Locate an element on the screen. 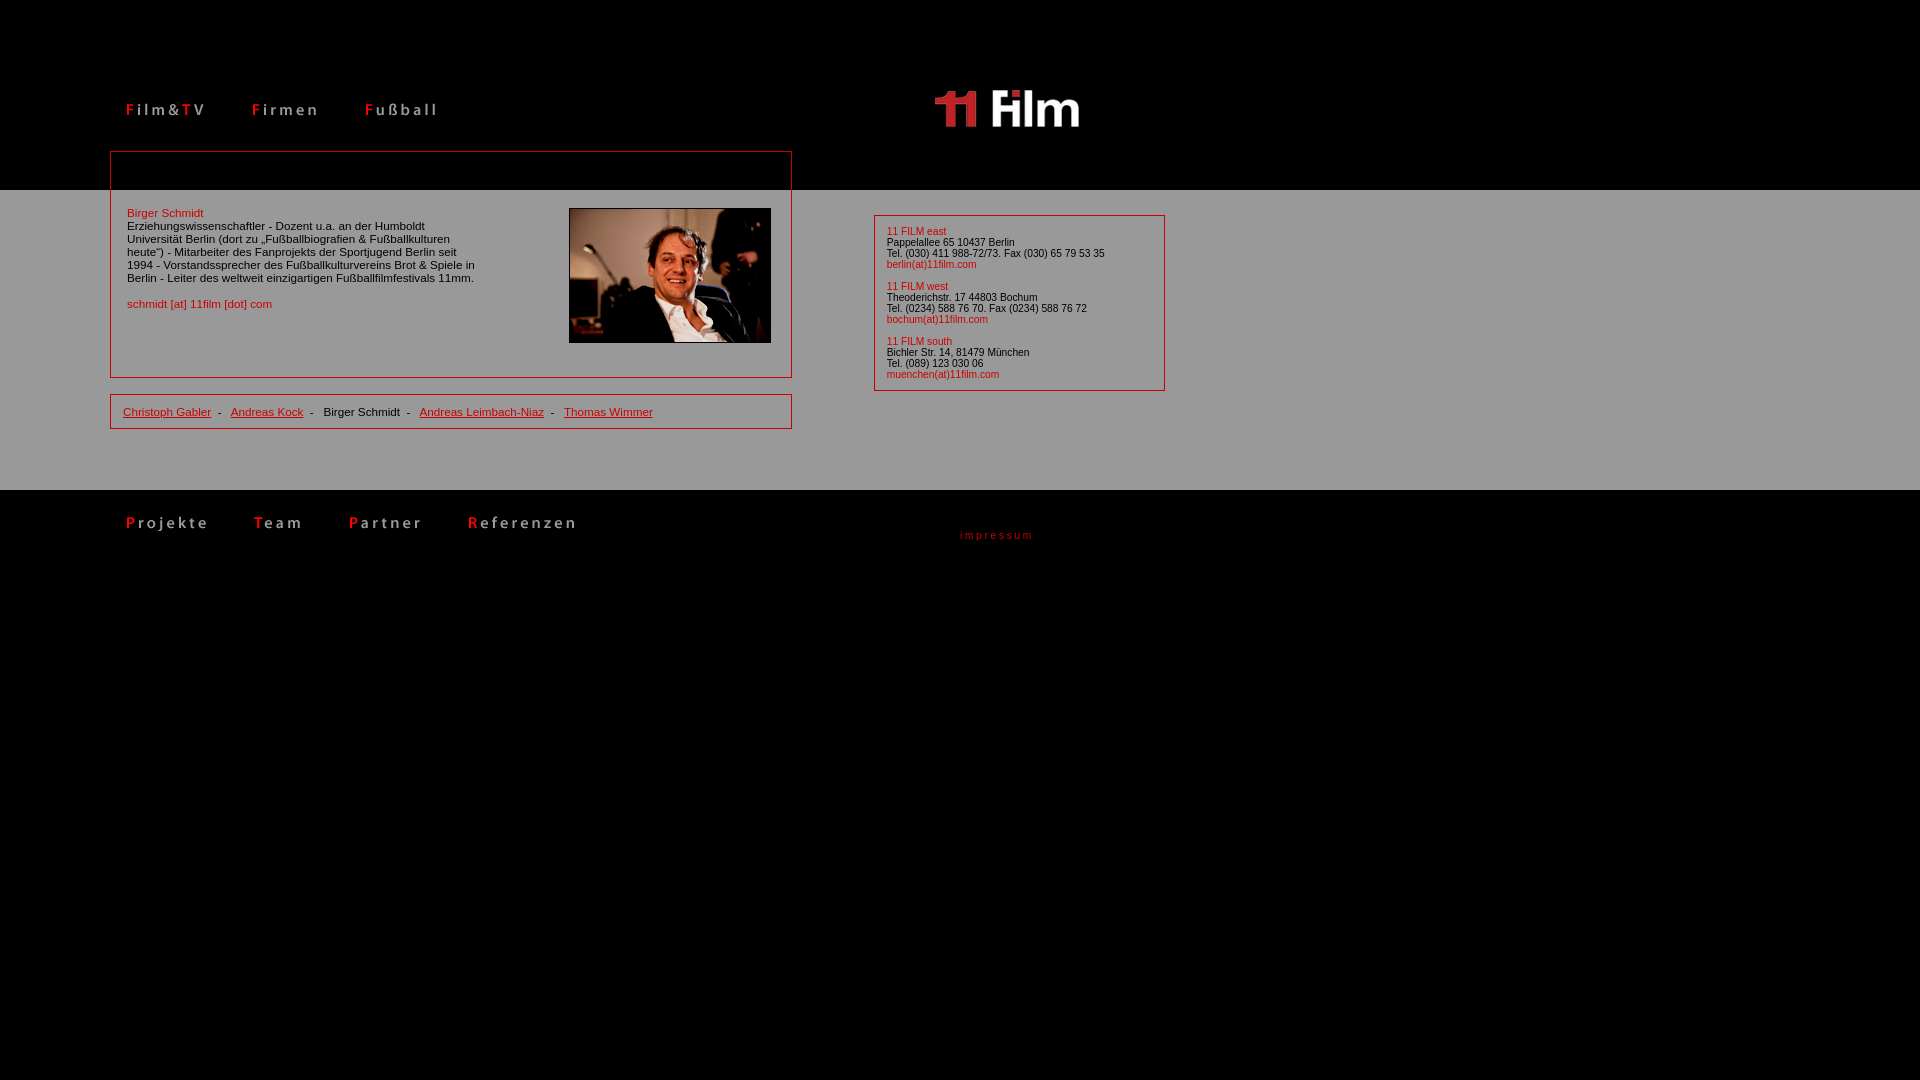 Image resolution: width=1920 pixels, height=1080 pixels. 'Andreas Leimbach-Niaz' is located at coordinates (481, 410).